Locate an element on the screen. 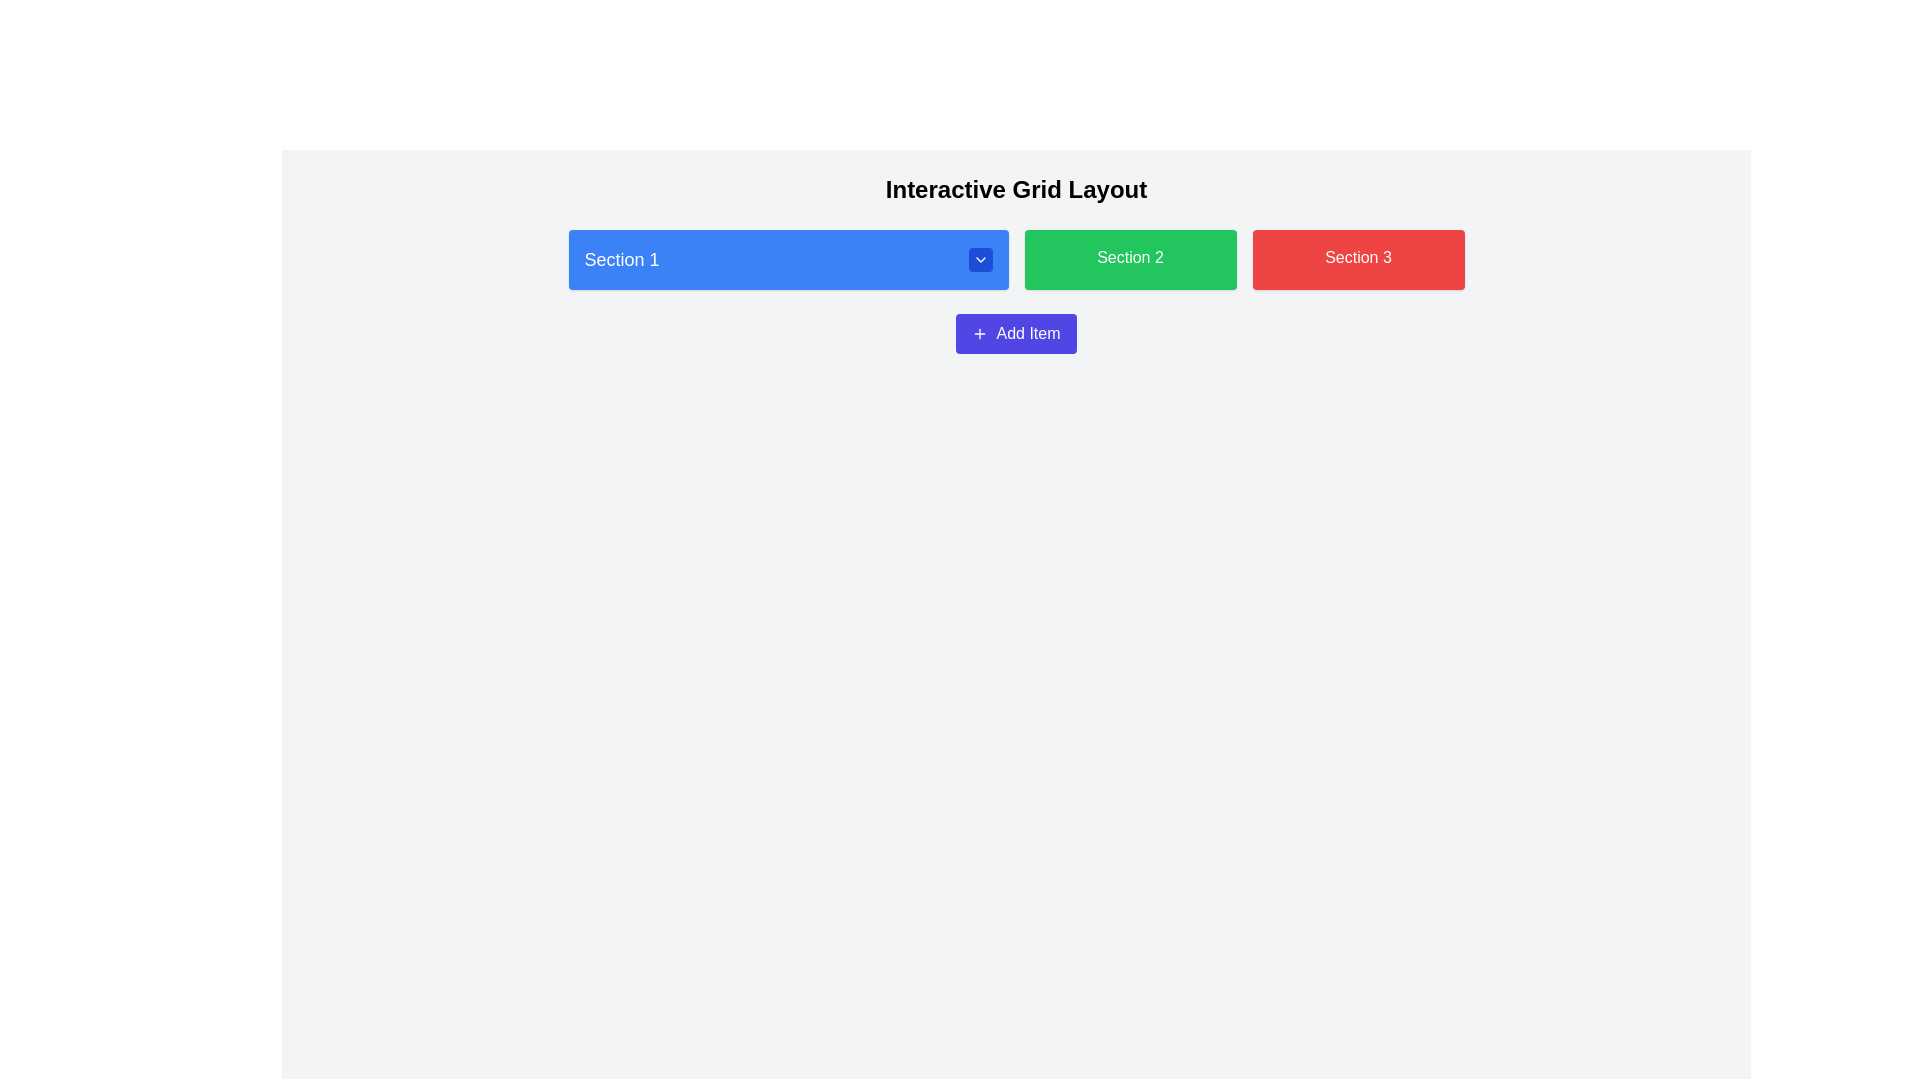  the Dropdown Menu Trigger for 'Section 1' located in the blue box at the top left is located at coordinates (787, 258).